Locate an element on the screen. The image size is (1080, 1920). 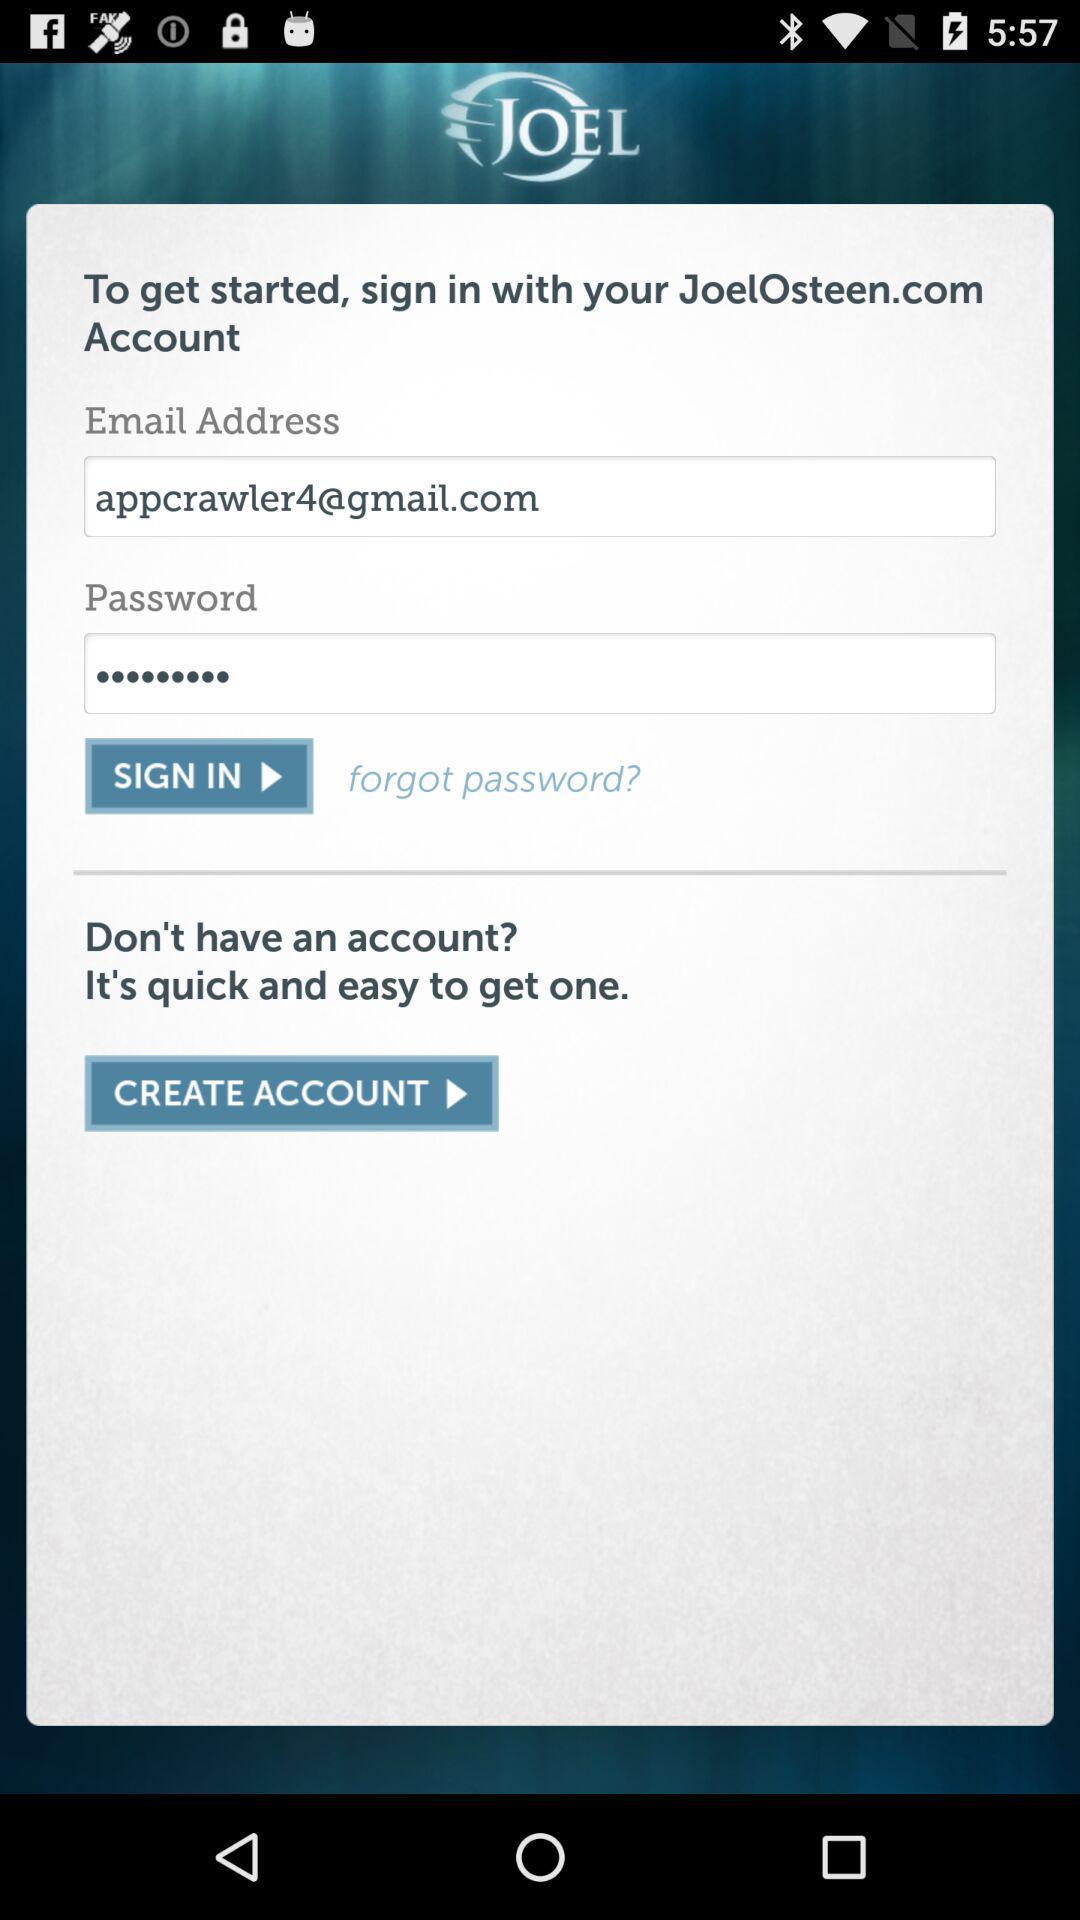
icon below the don t have icon is located at coordinates (291, 1092).